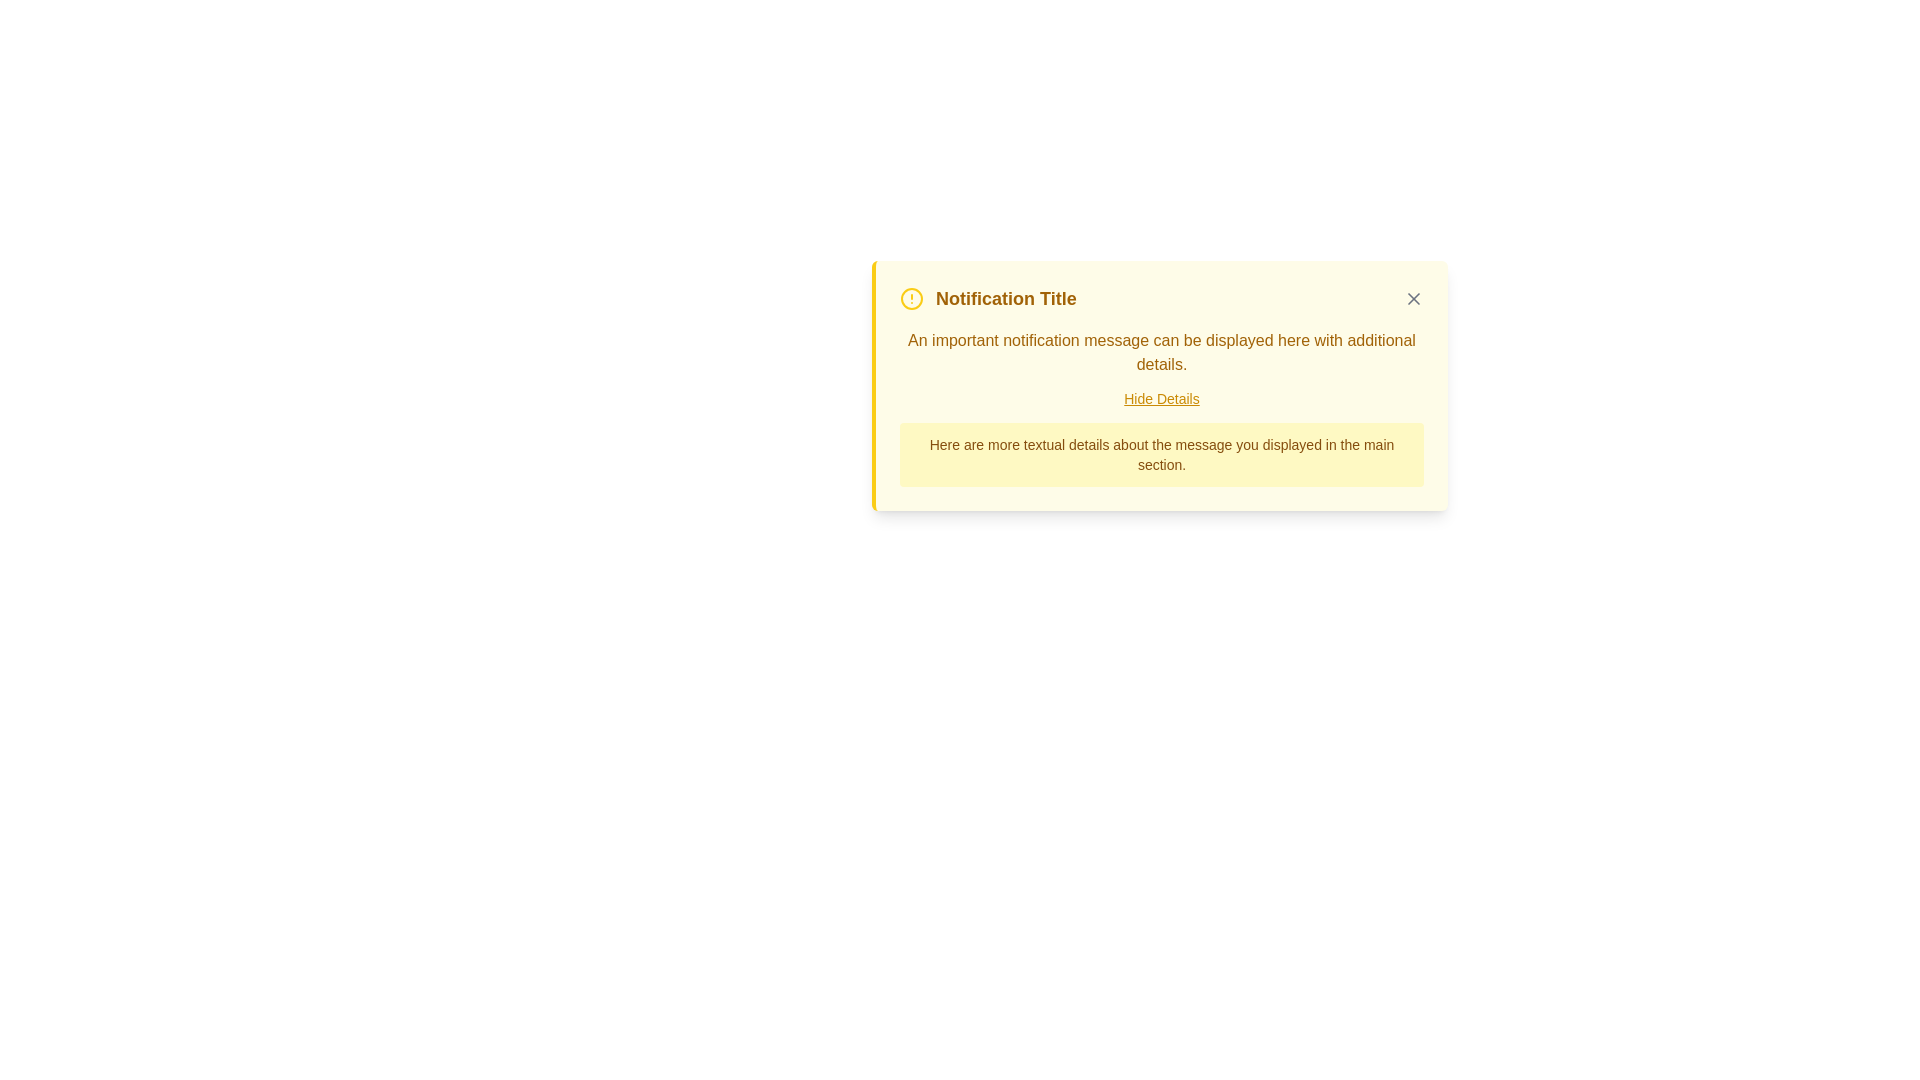  I want to click on the 'Hide Details' hyperlink, which is styled with underlined yellow text and located centrally within the notification panel, so click(1161, 398).